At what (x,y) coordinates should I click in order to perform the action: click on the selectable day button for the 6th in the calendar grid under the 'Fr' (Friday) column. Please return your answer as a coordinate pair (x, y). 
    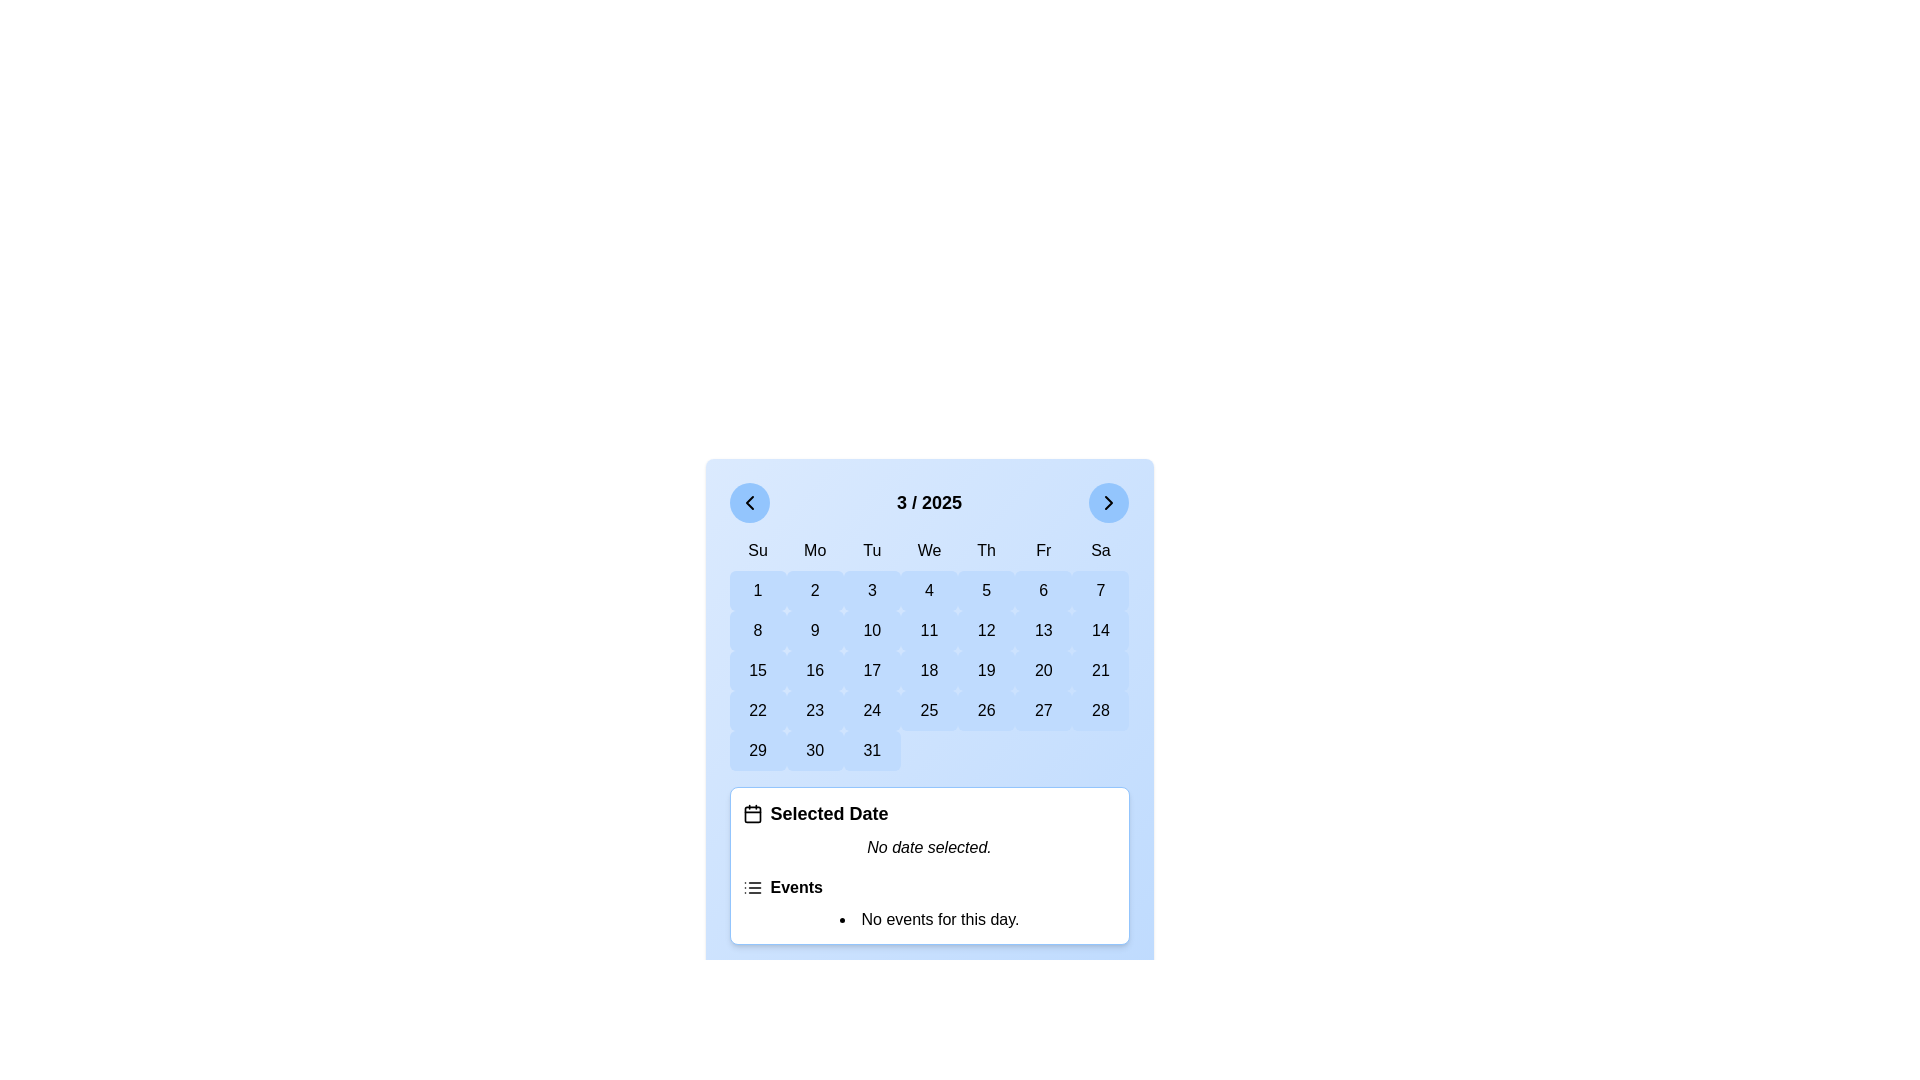
    Looking at the image, I should click on (1042, 589).